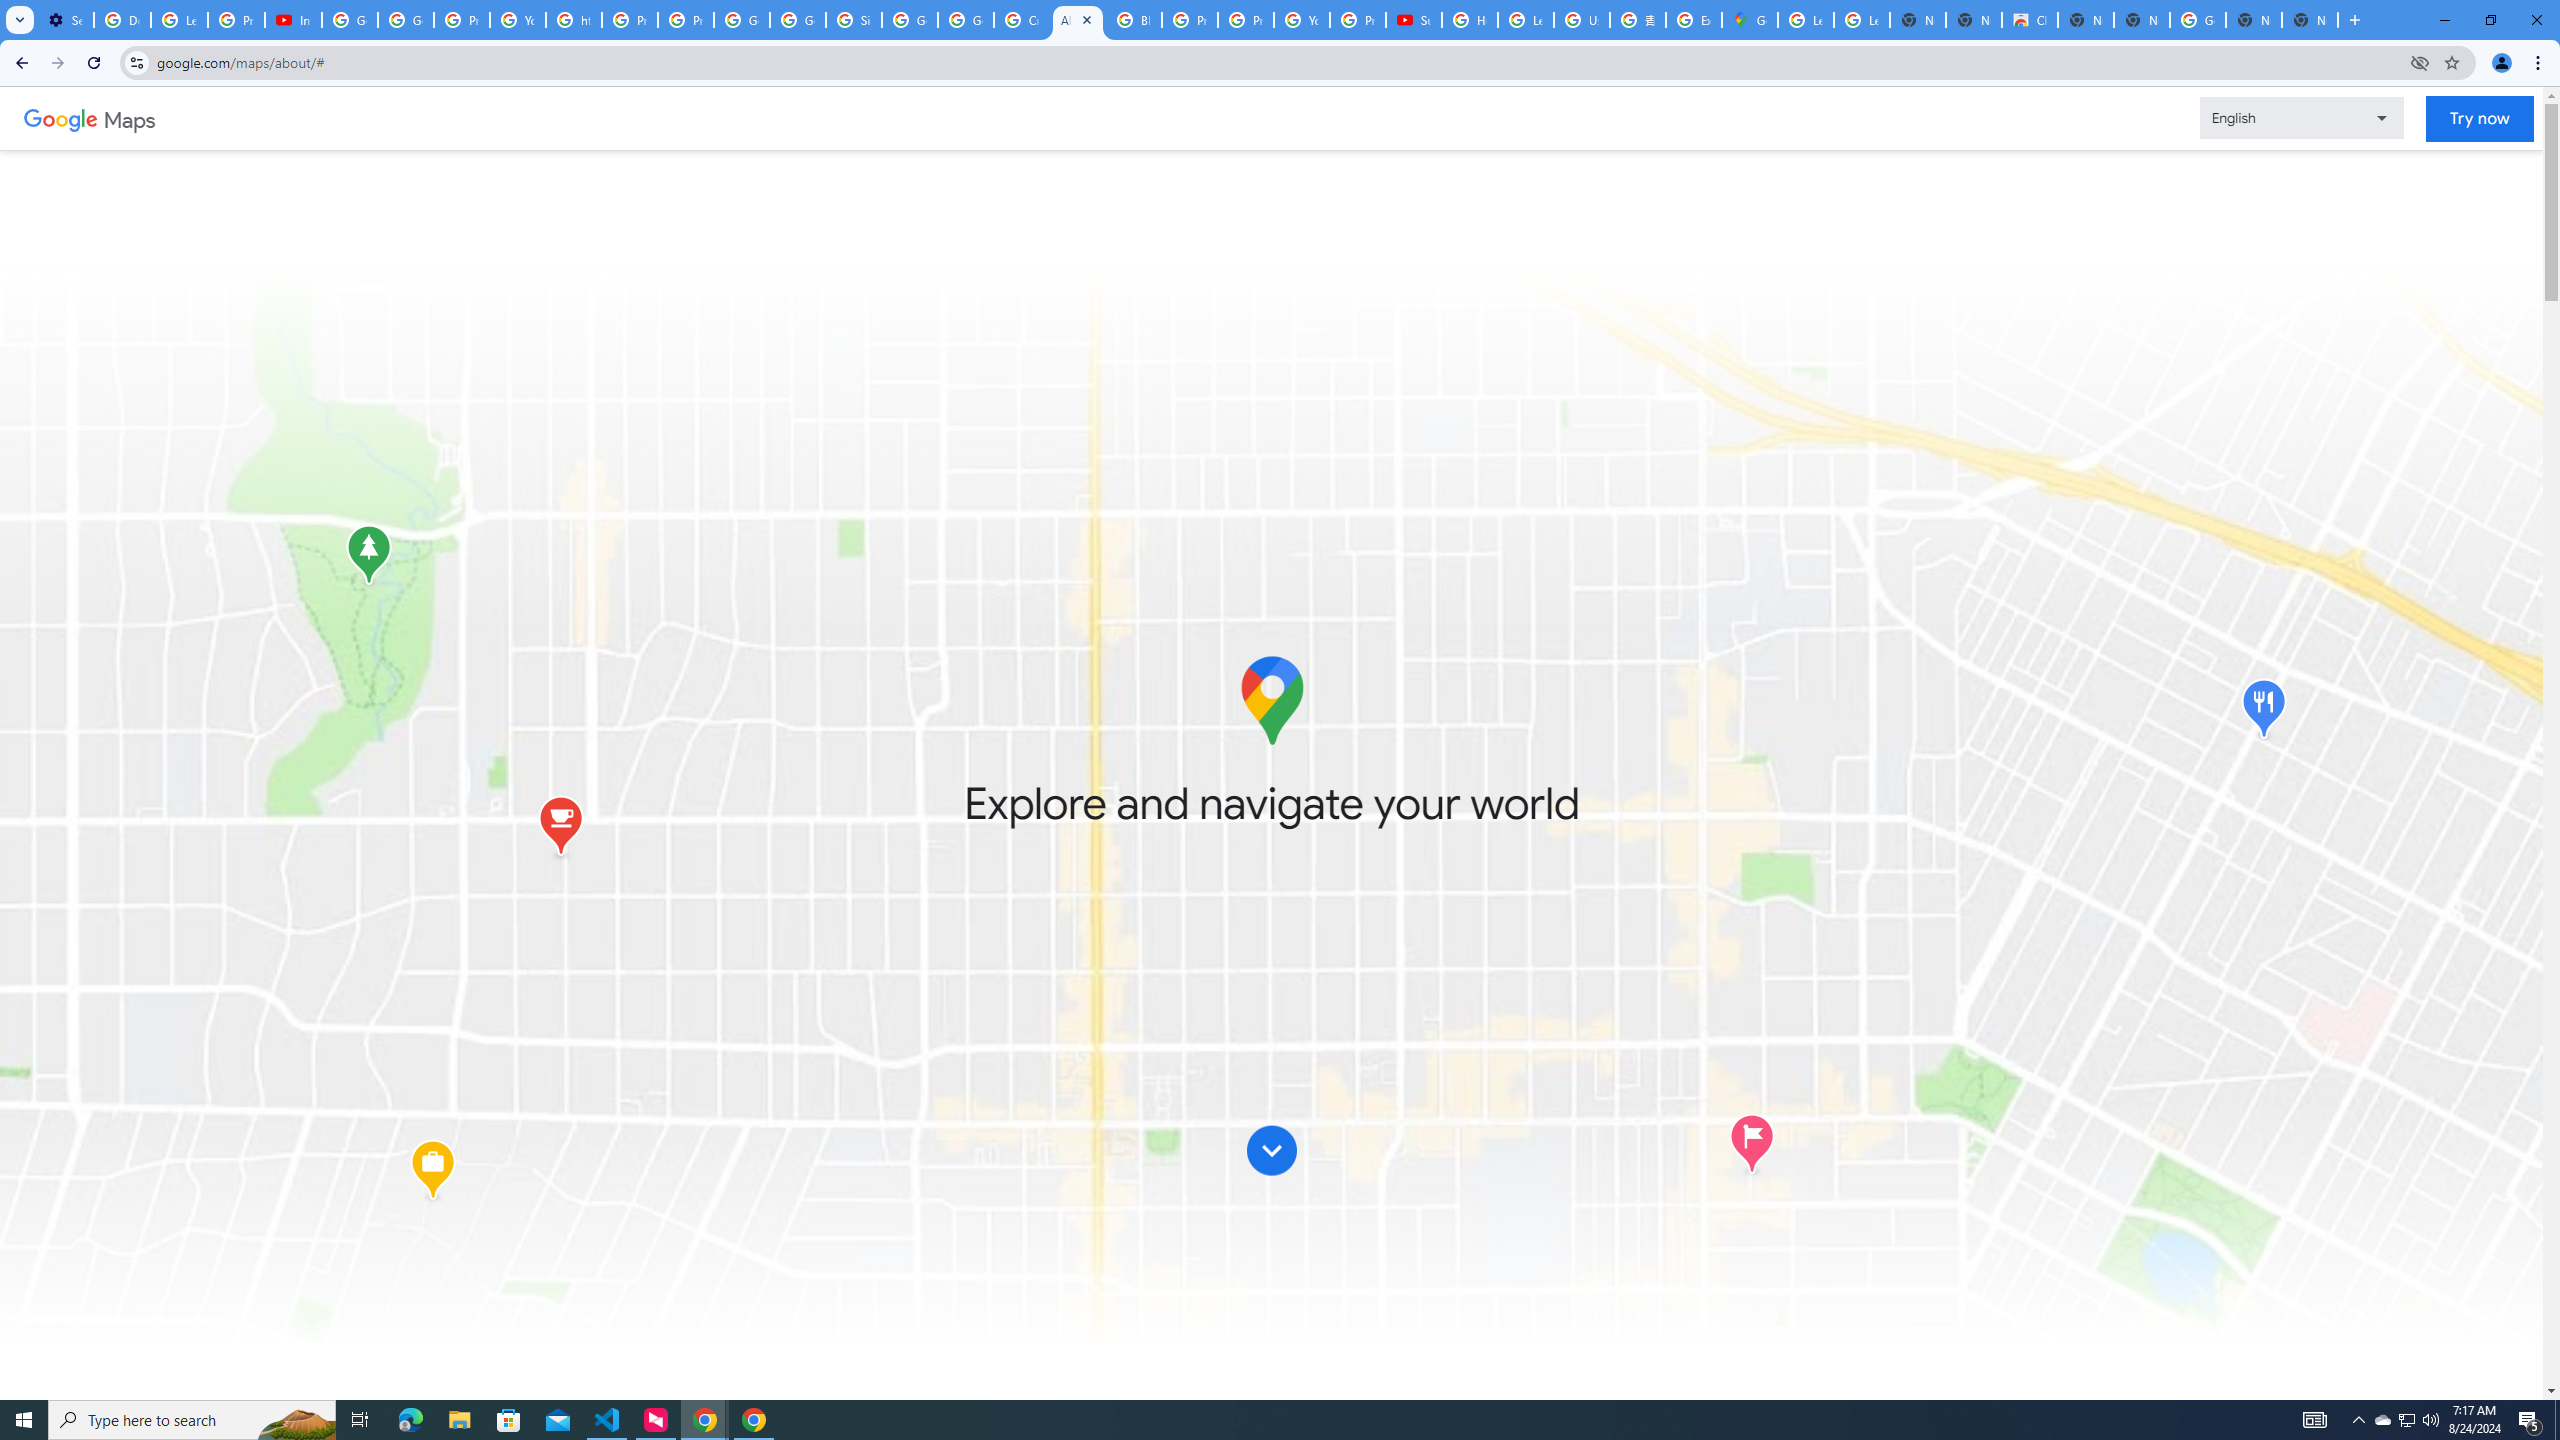  Describe the element at coordinates (1748, 19) in the screenshot. I see `'Google Maps'` at that location.